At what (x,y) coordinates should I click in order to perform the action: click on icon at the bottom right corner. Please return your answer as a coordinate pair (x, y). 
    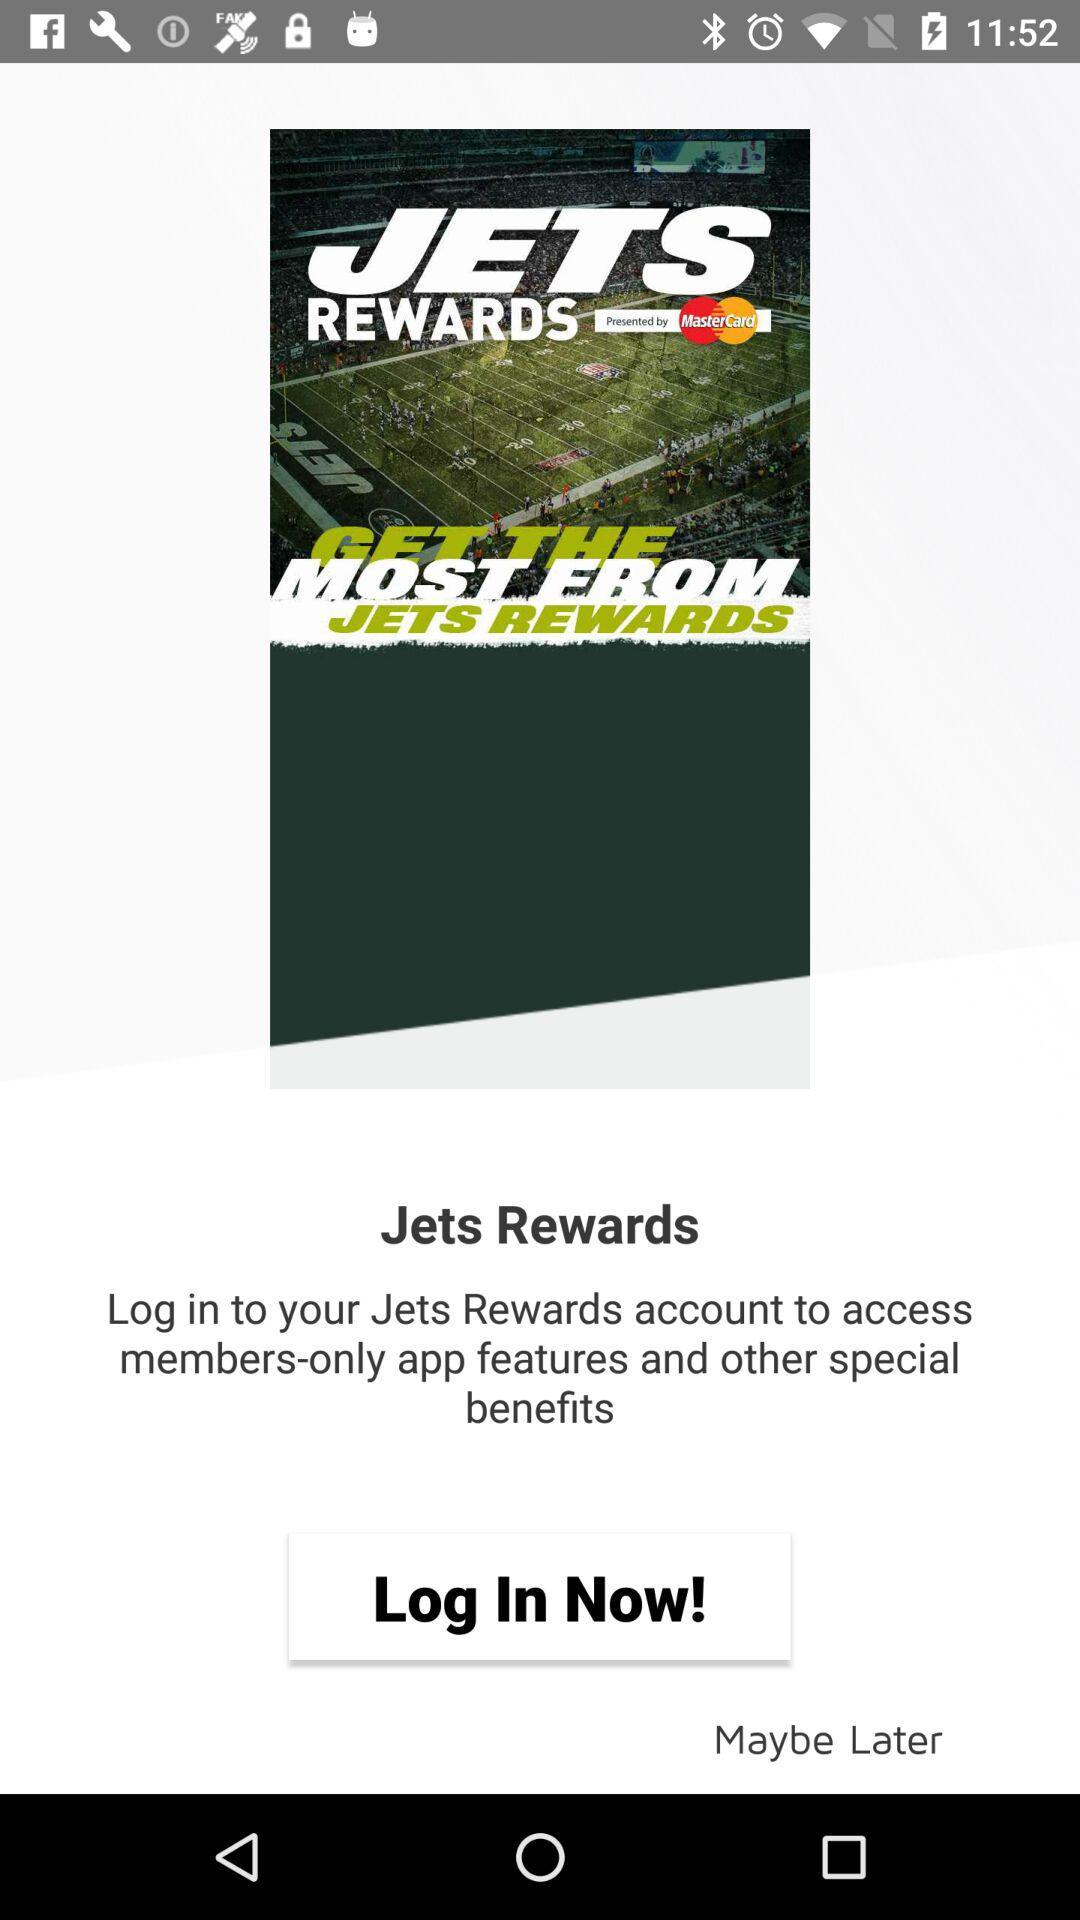
    Looking at the image, I should click on (828, 1736).